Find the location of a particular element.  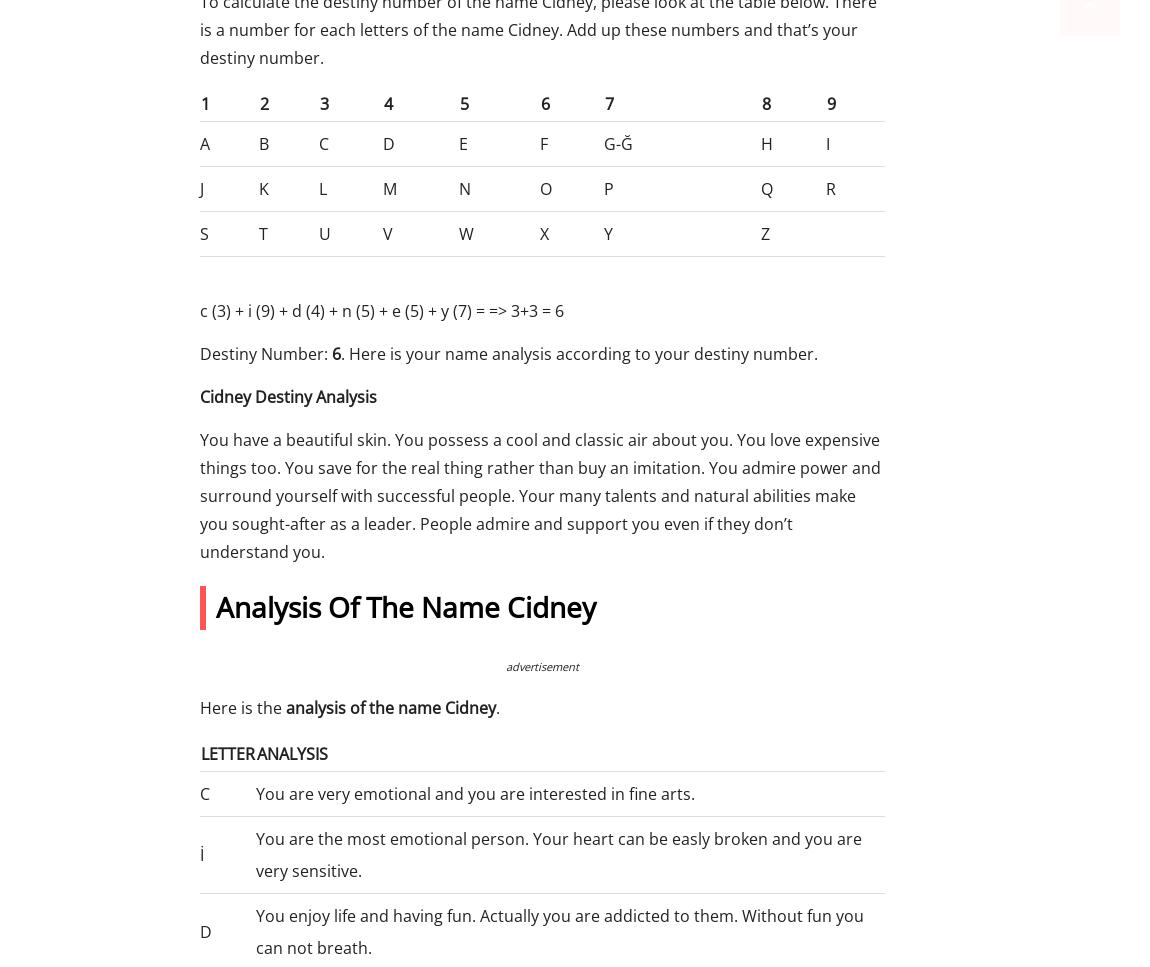

'K' is located at coordinates (263, 187).